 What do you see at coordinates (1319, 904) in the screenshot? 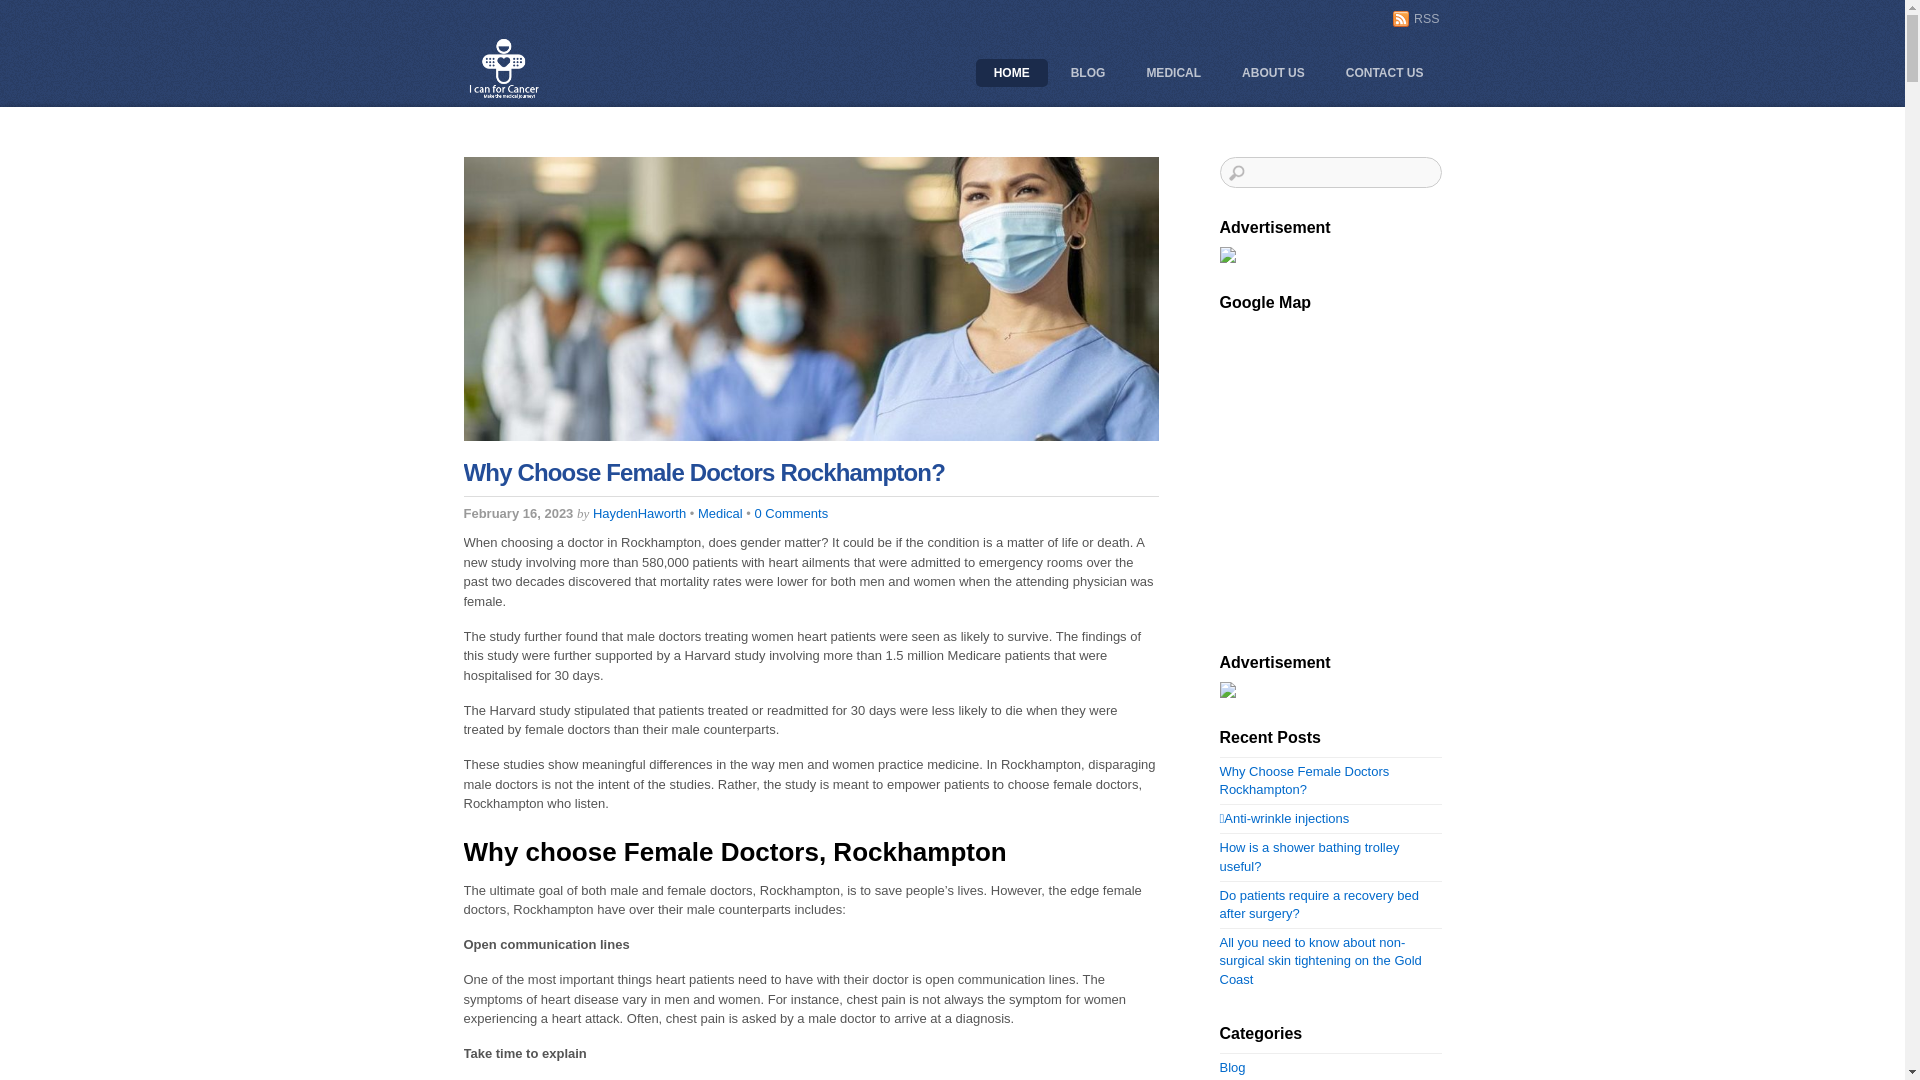
I see `'Do patients require a recovery bed after surgery?'` at bounding box center [1319, 904].